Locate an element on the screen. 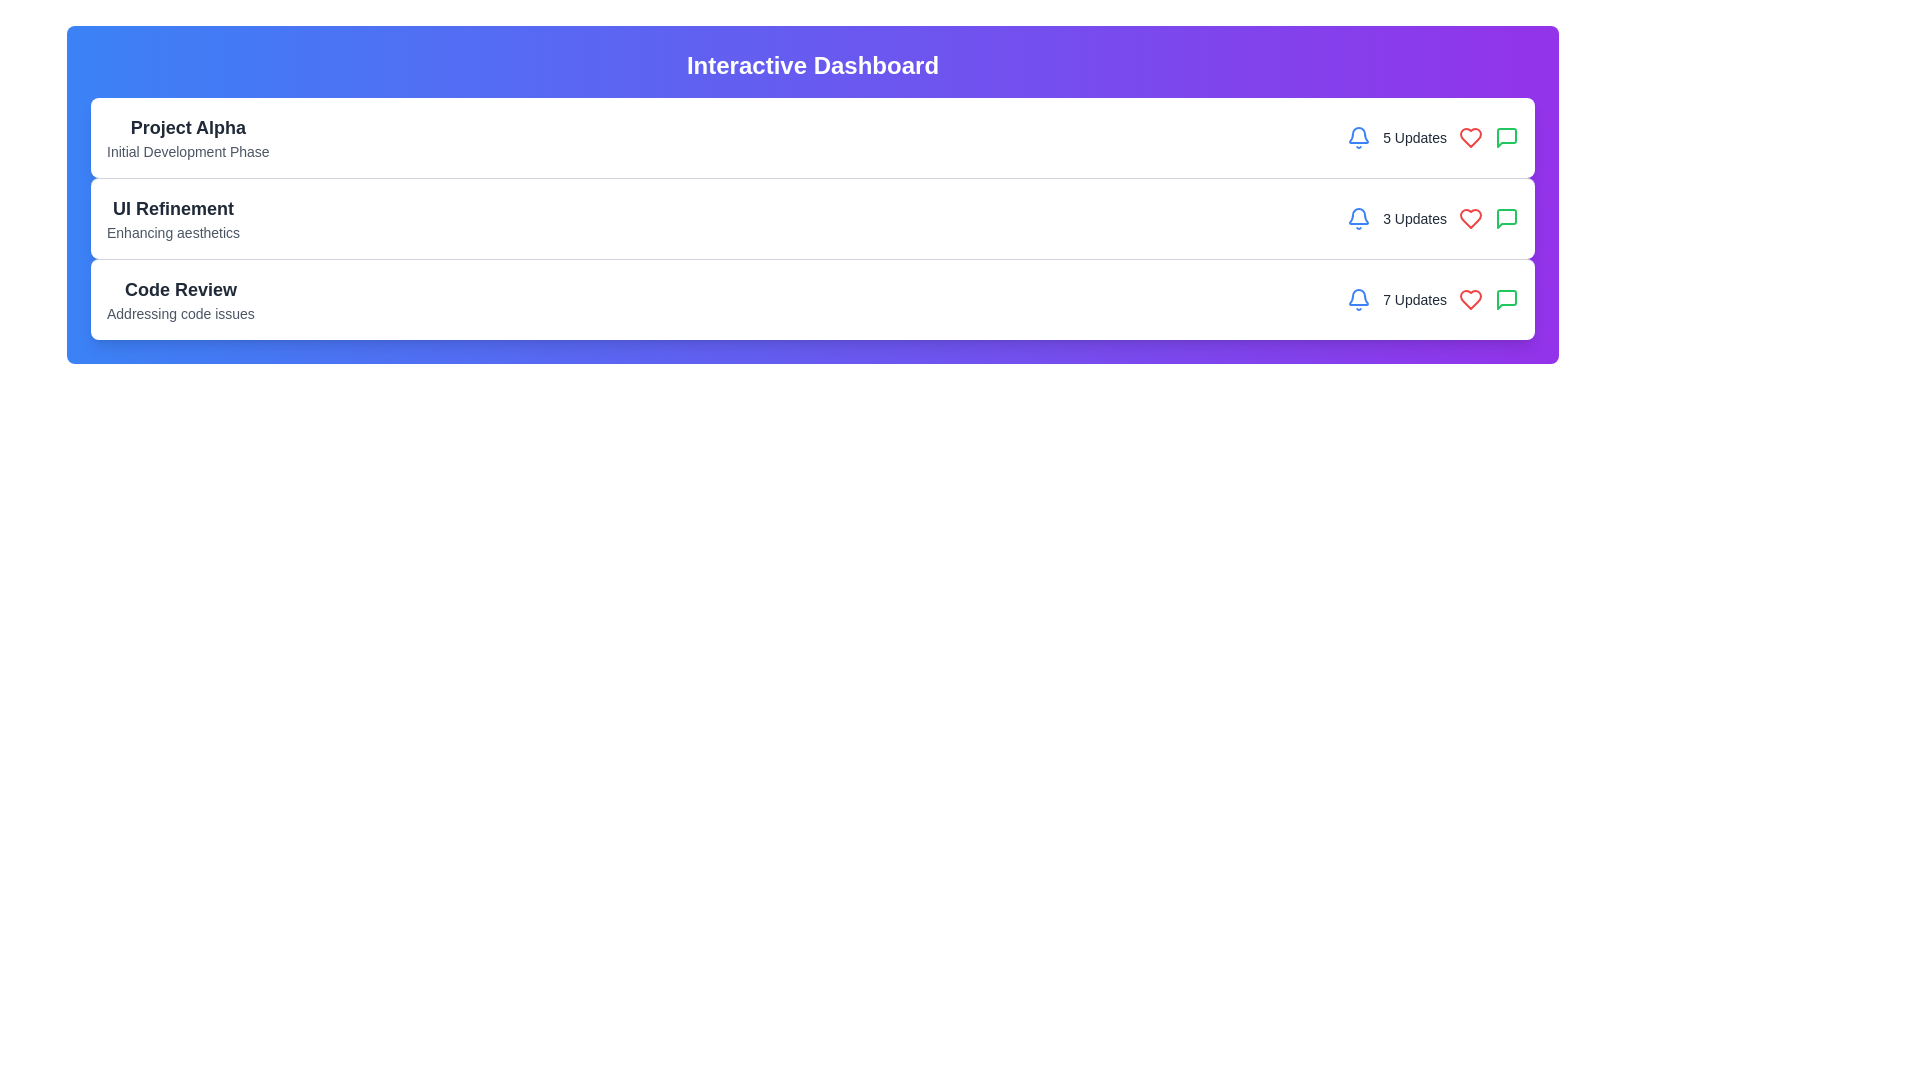 The height and width of the screenshot is (1080, 1920). the heart-shaped red icon button located as the third icon on the right side in the 'UI Refinement' card is located at coordinates (1470, 219).